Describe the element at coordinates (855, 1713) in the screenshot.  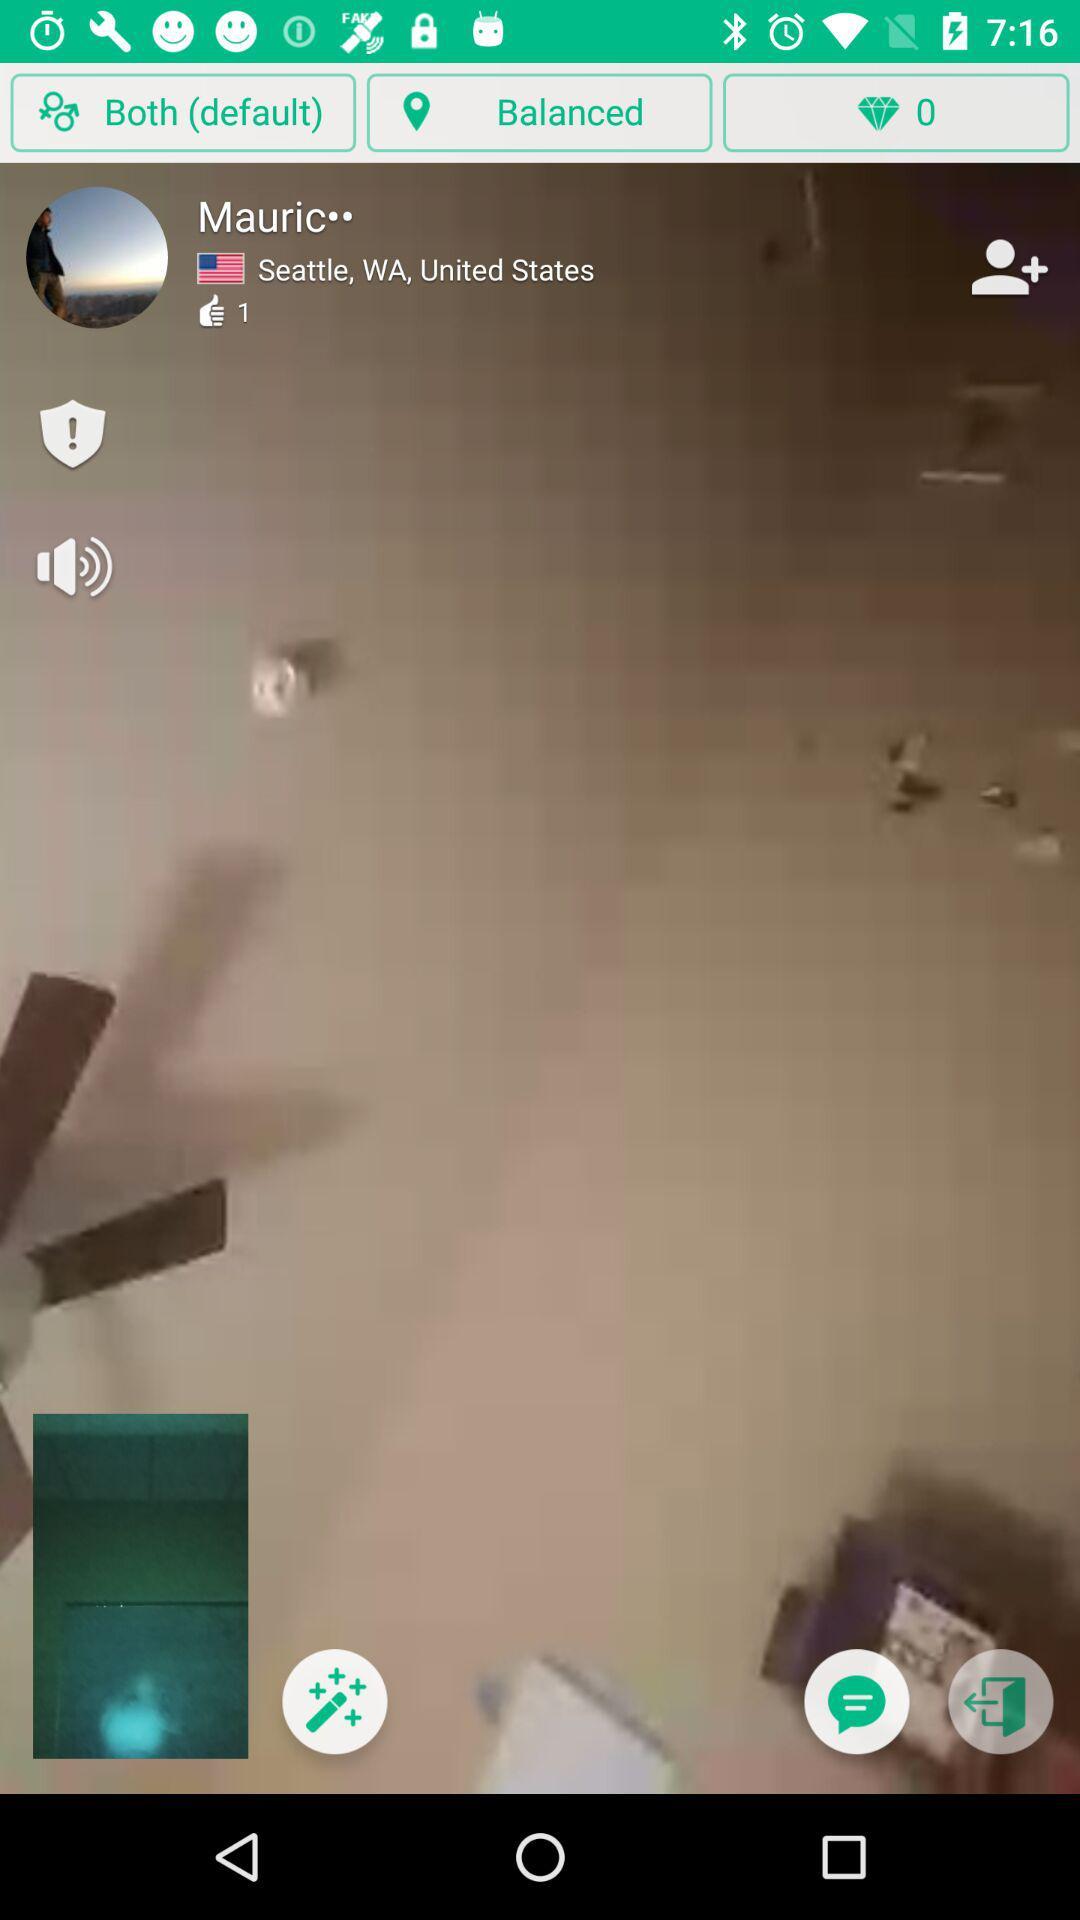
I see `the chat icon` at that location.